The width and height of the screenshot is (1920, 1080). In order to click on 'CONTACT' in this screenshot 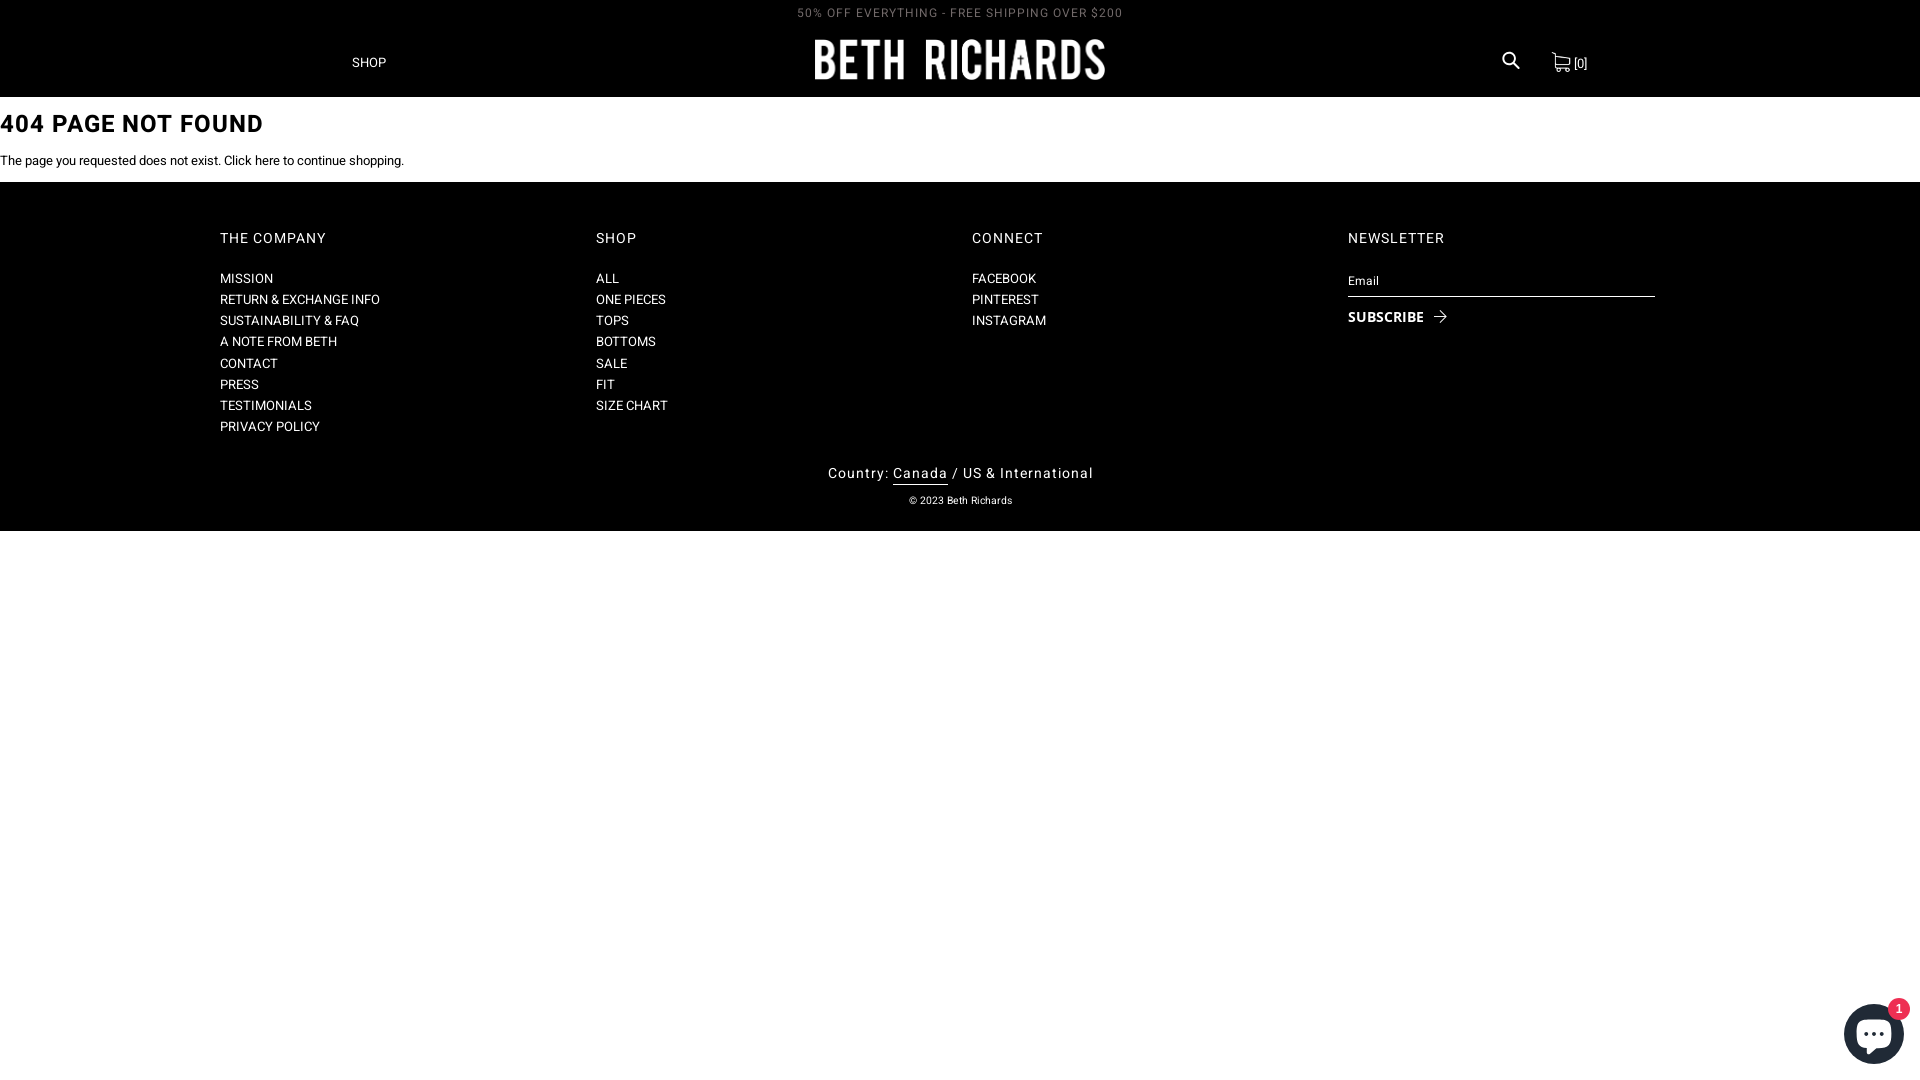, I will do `click(248, 363)`.